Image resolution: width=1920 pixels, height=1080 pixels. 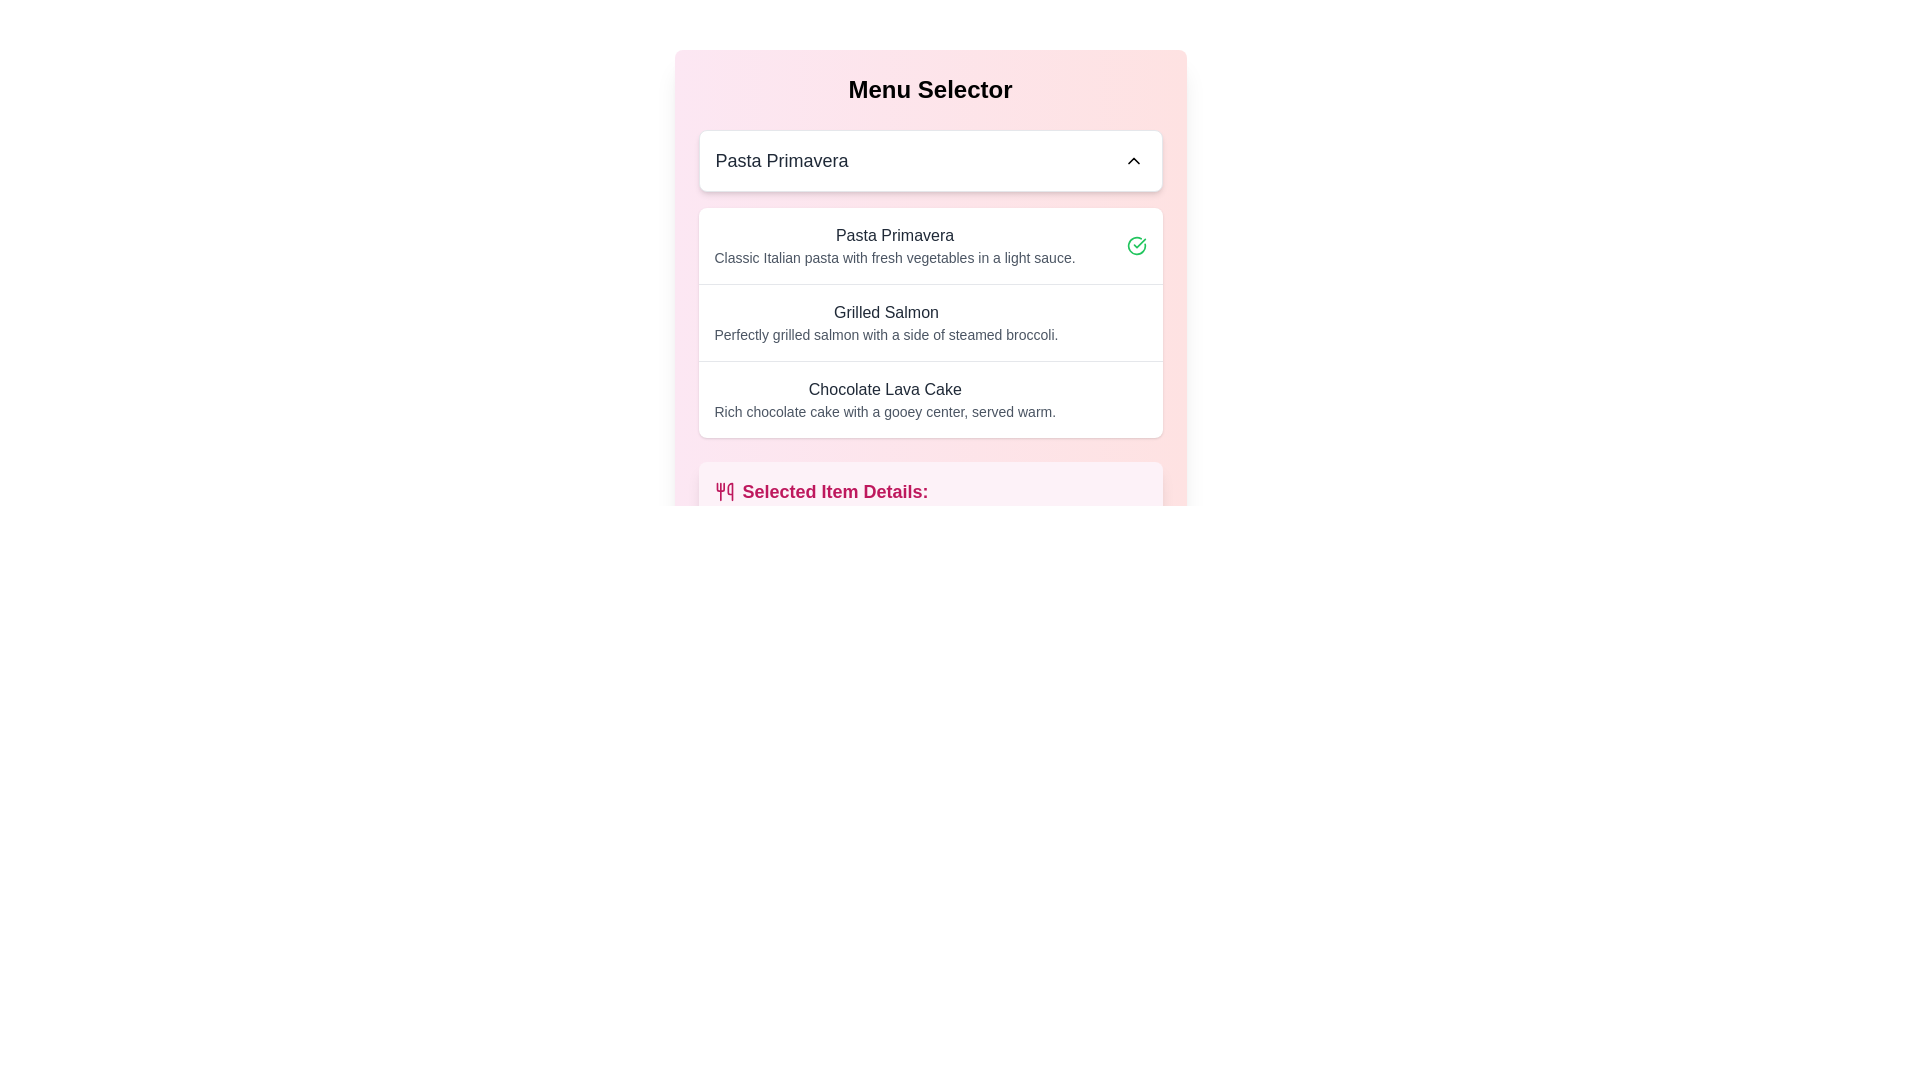 I want to click on the pink fork and knife icon located at the left-most side of the text 'Selected Item Details:' which serves as a header for the detailed section, so click(x=723, y=492).